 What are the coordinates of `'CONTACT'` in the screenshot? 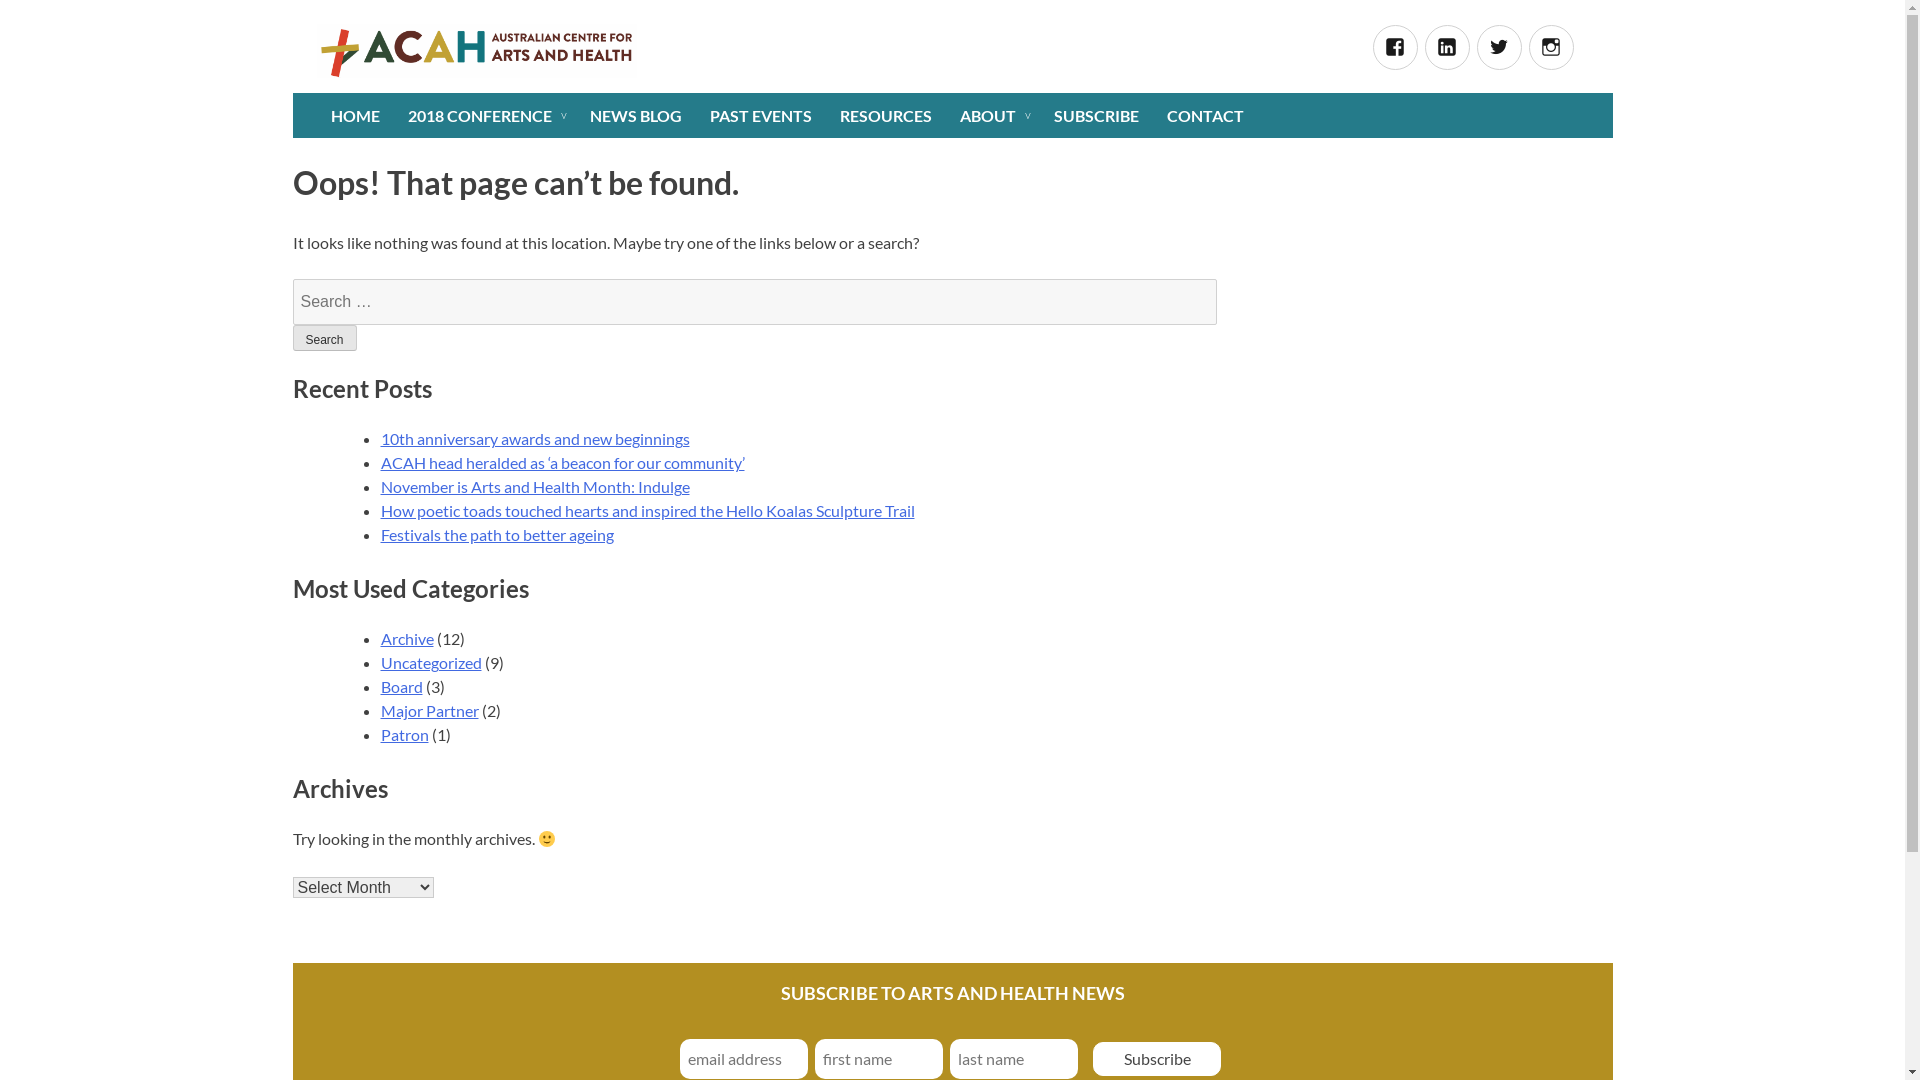 It's located at (1203, 115).